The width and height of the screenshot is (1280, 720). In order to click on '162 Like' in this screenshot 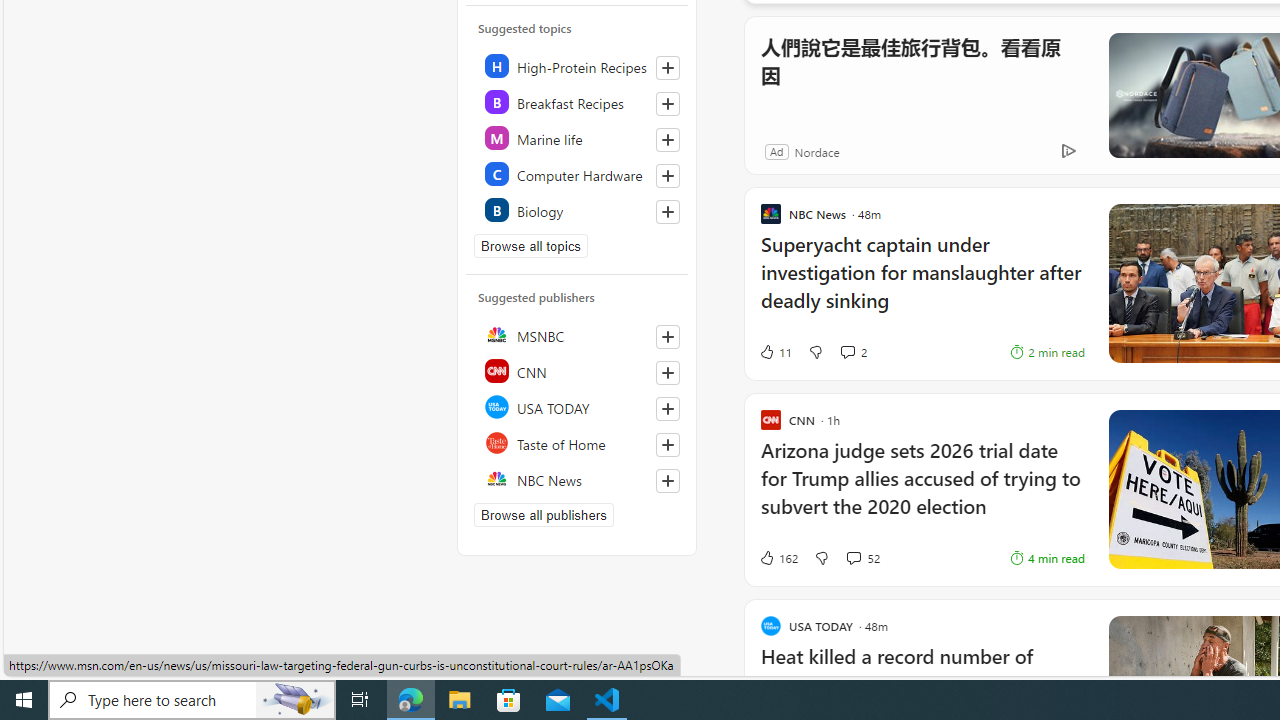, I will do `click(777, 558)`.